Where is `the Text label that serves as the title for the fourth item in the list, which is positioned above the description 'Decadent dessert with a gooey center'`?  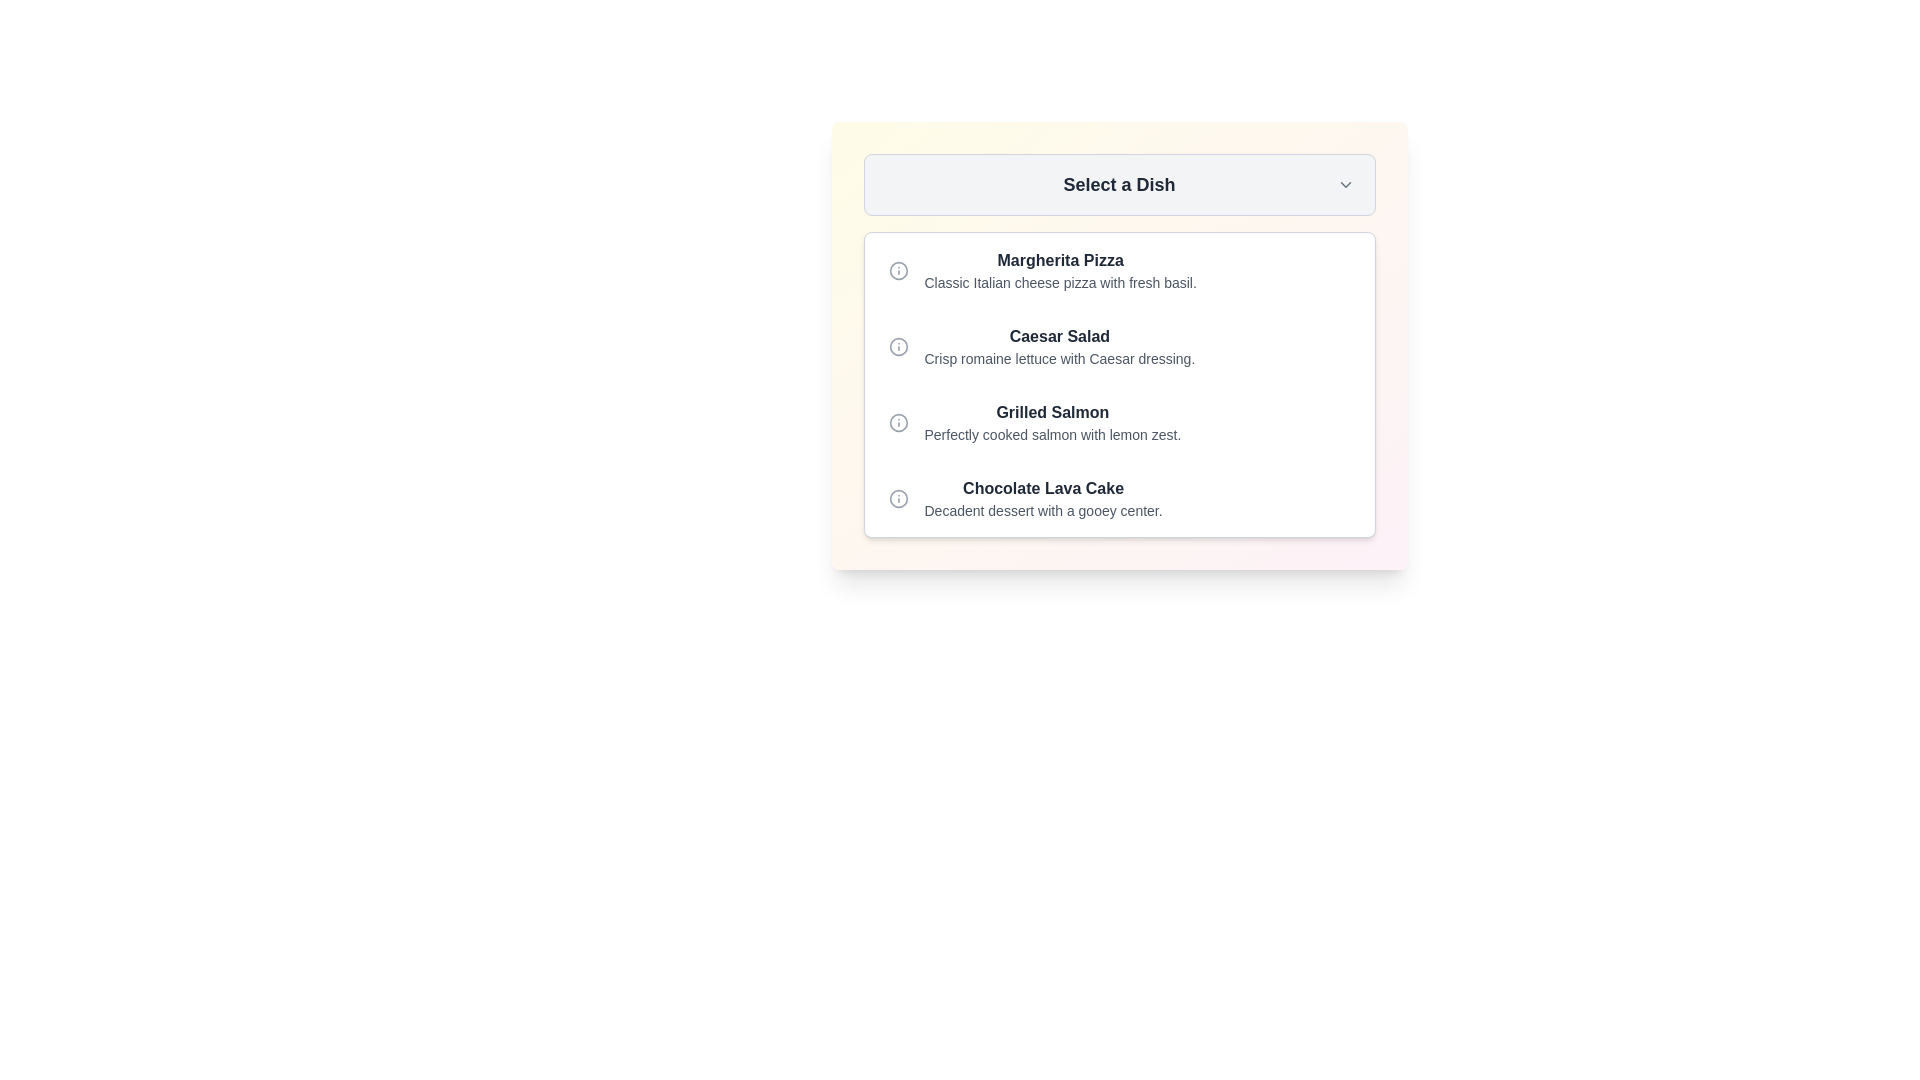
the Text label that serves as the title for the fourth item in the list, which is positioned above the description 'Decadent dessert with a gooey center' is located at coordinates (1042, 489).